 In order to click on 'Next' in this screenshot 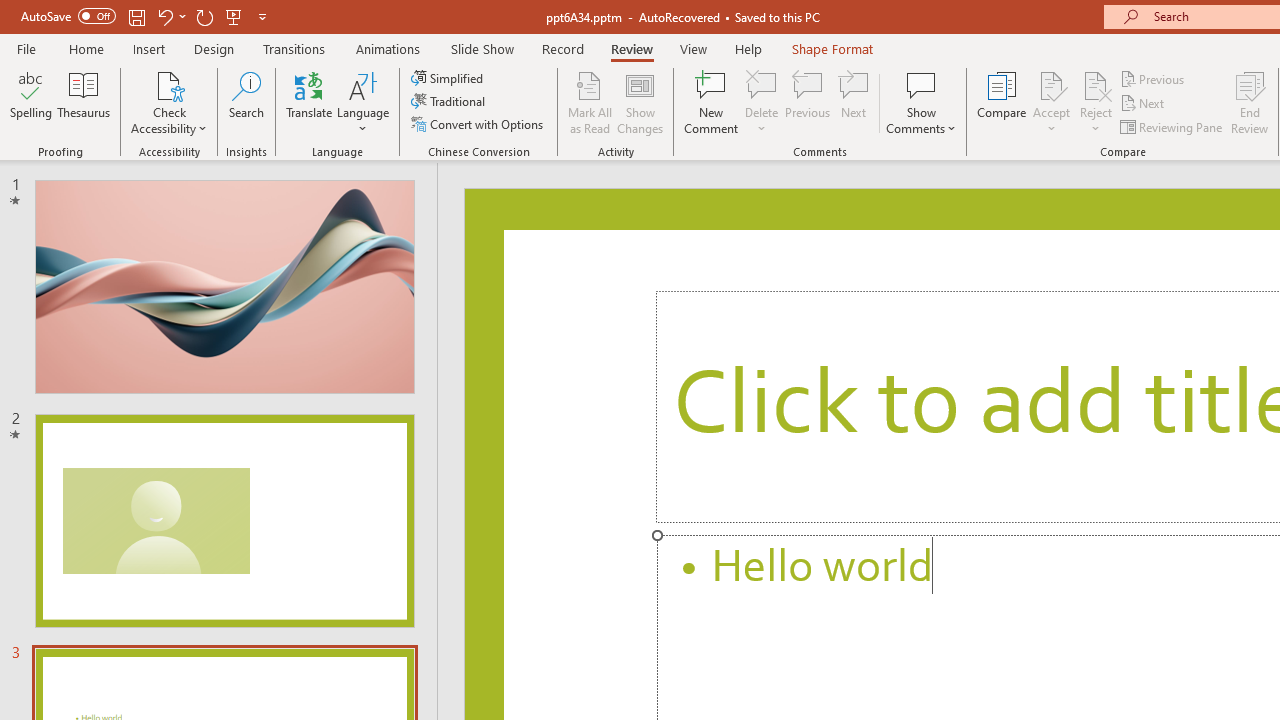, I will do `click(1144, 103)`.